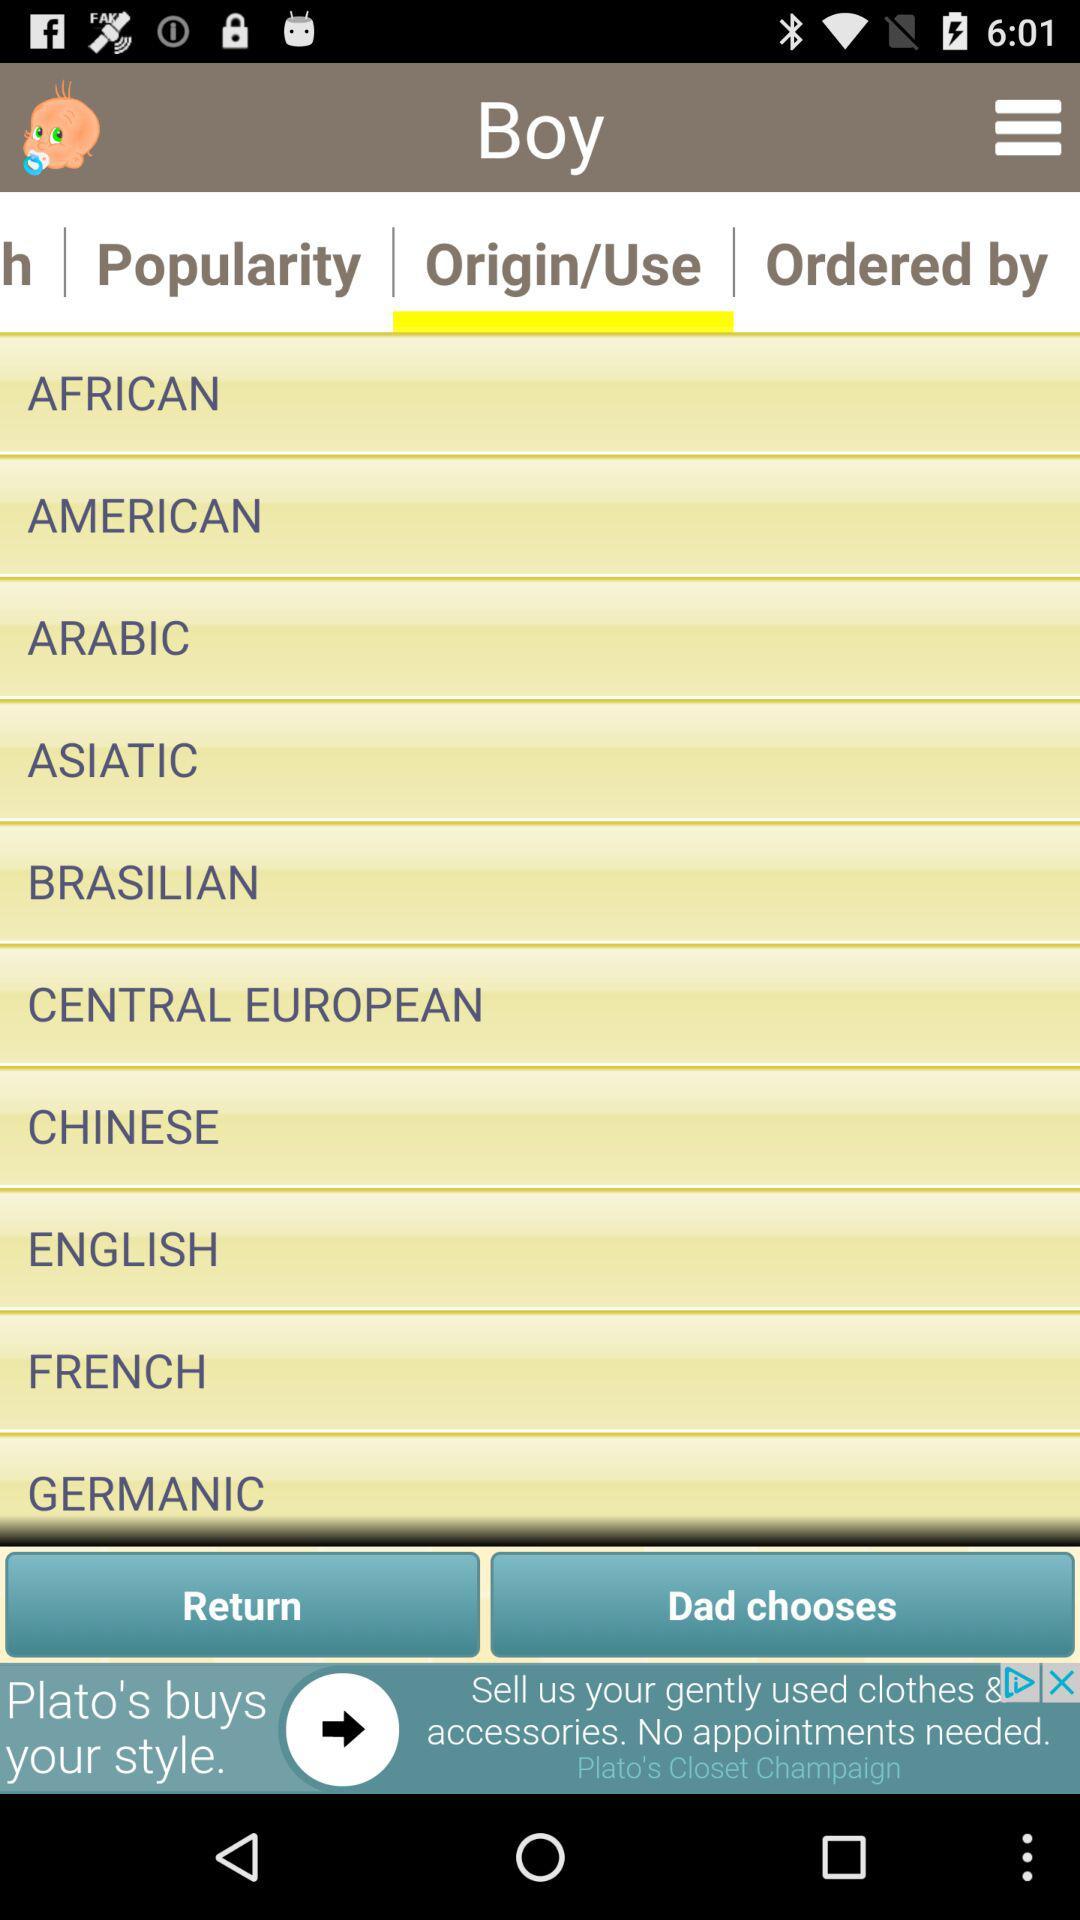 This screenshot has width=1080, height=1920. I want to click on the menu icon, so click(1028, 135).